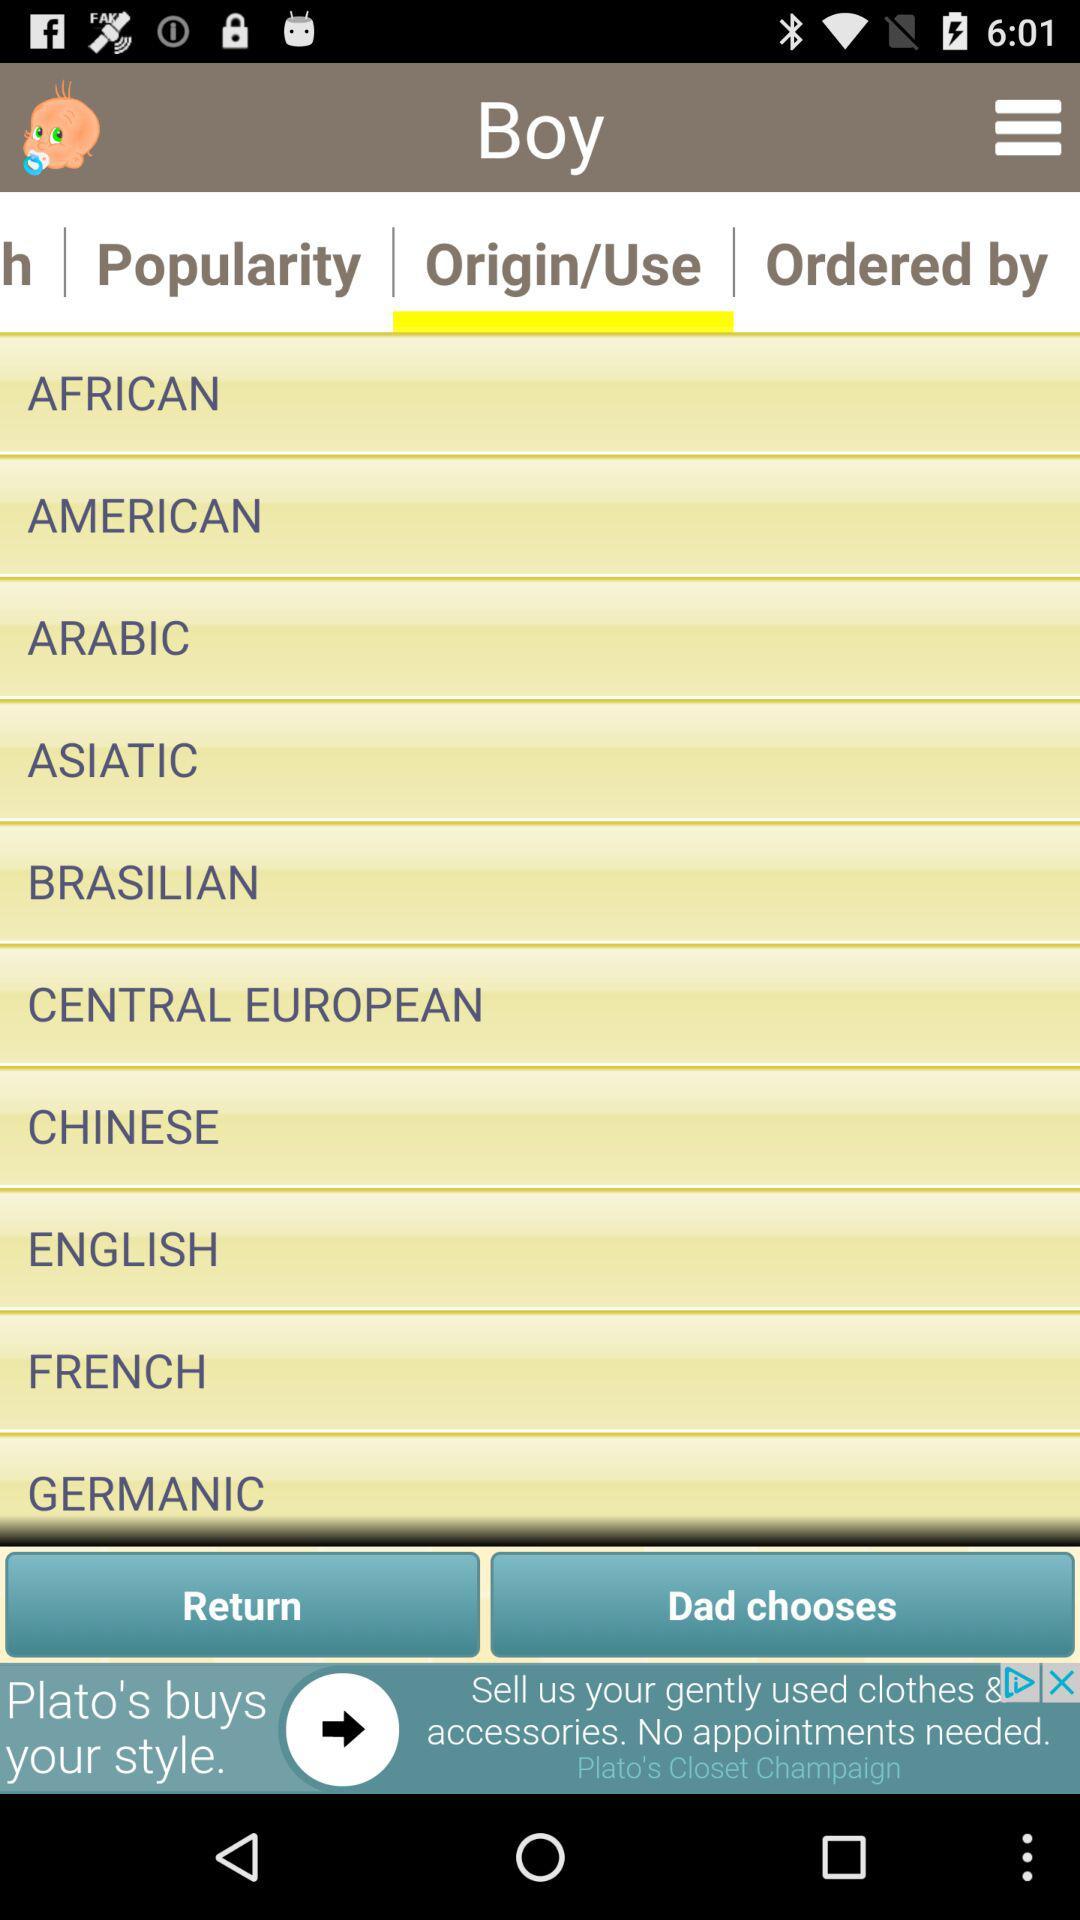 This screenshot has width=1080, height=1920. I want to click on the menu icon, so click(1028, 135).